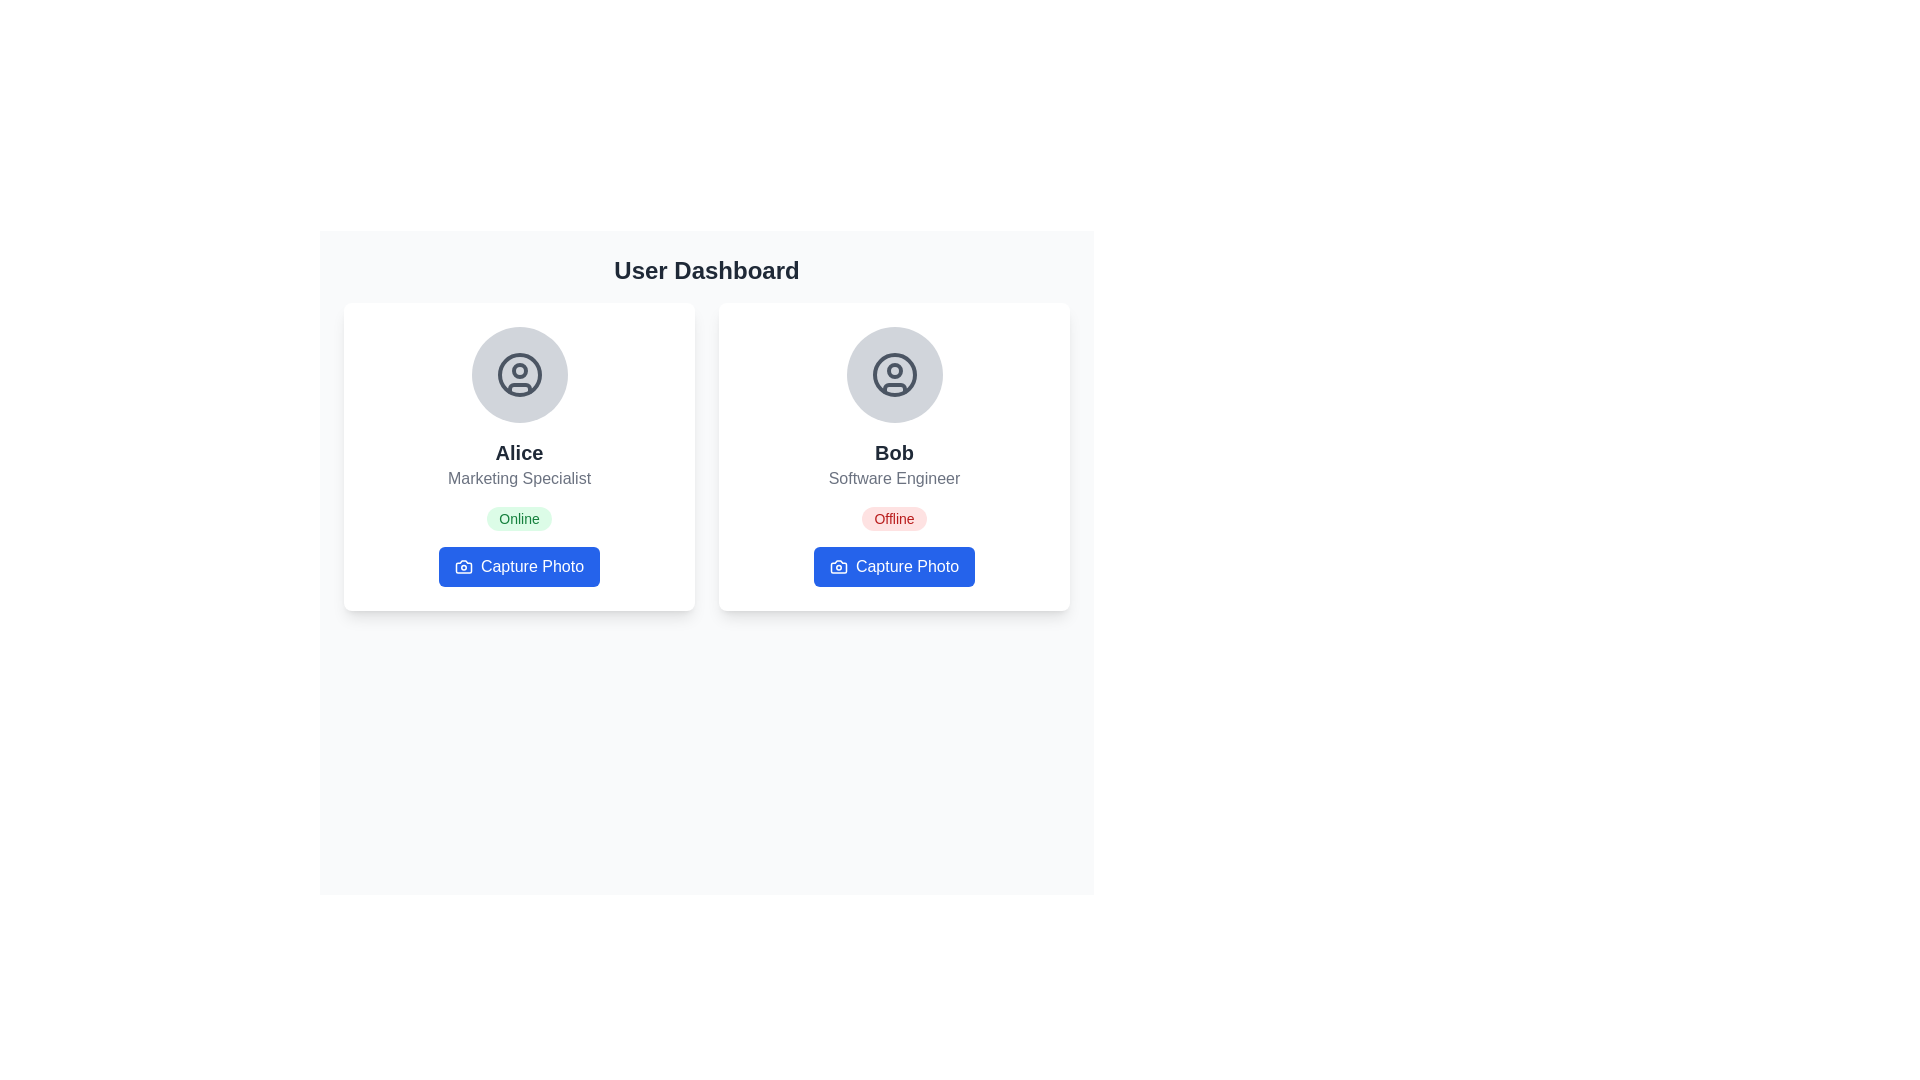  What do you see at coordinates (893, 374) in the screenshot?
I see `the user profile image icon with a circular background located in the upper central region of the card labeled 'Bob' in the user dashboard interface` at bounding box center [893, 374].